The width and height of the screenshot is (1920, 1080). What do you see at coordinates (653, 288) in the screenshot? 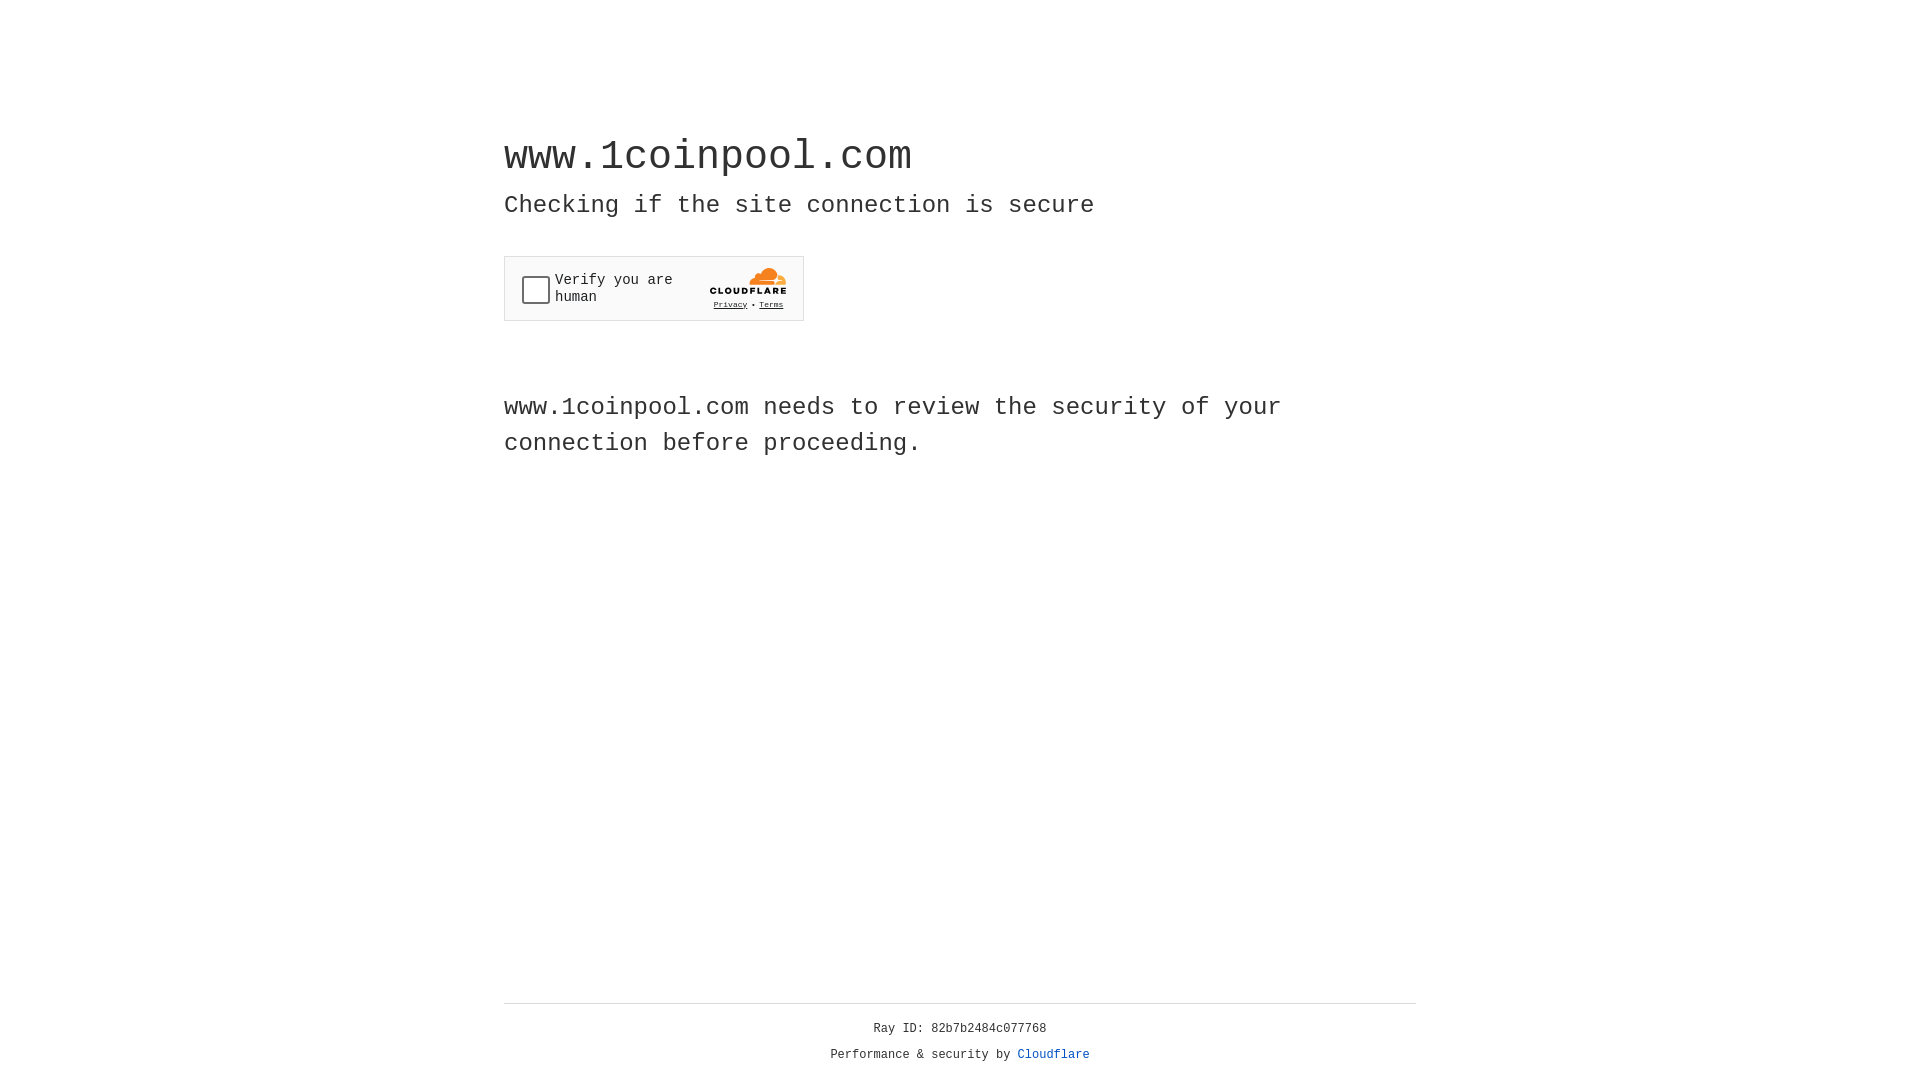
I see `'Widget containing a Cloudflare security challenge'` at bounding box center [653, 288].